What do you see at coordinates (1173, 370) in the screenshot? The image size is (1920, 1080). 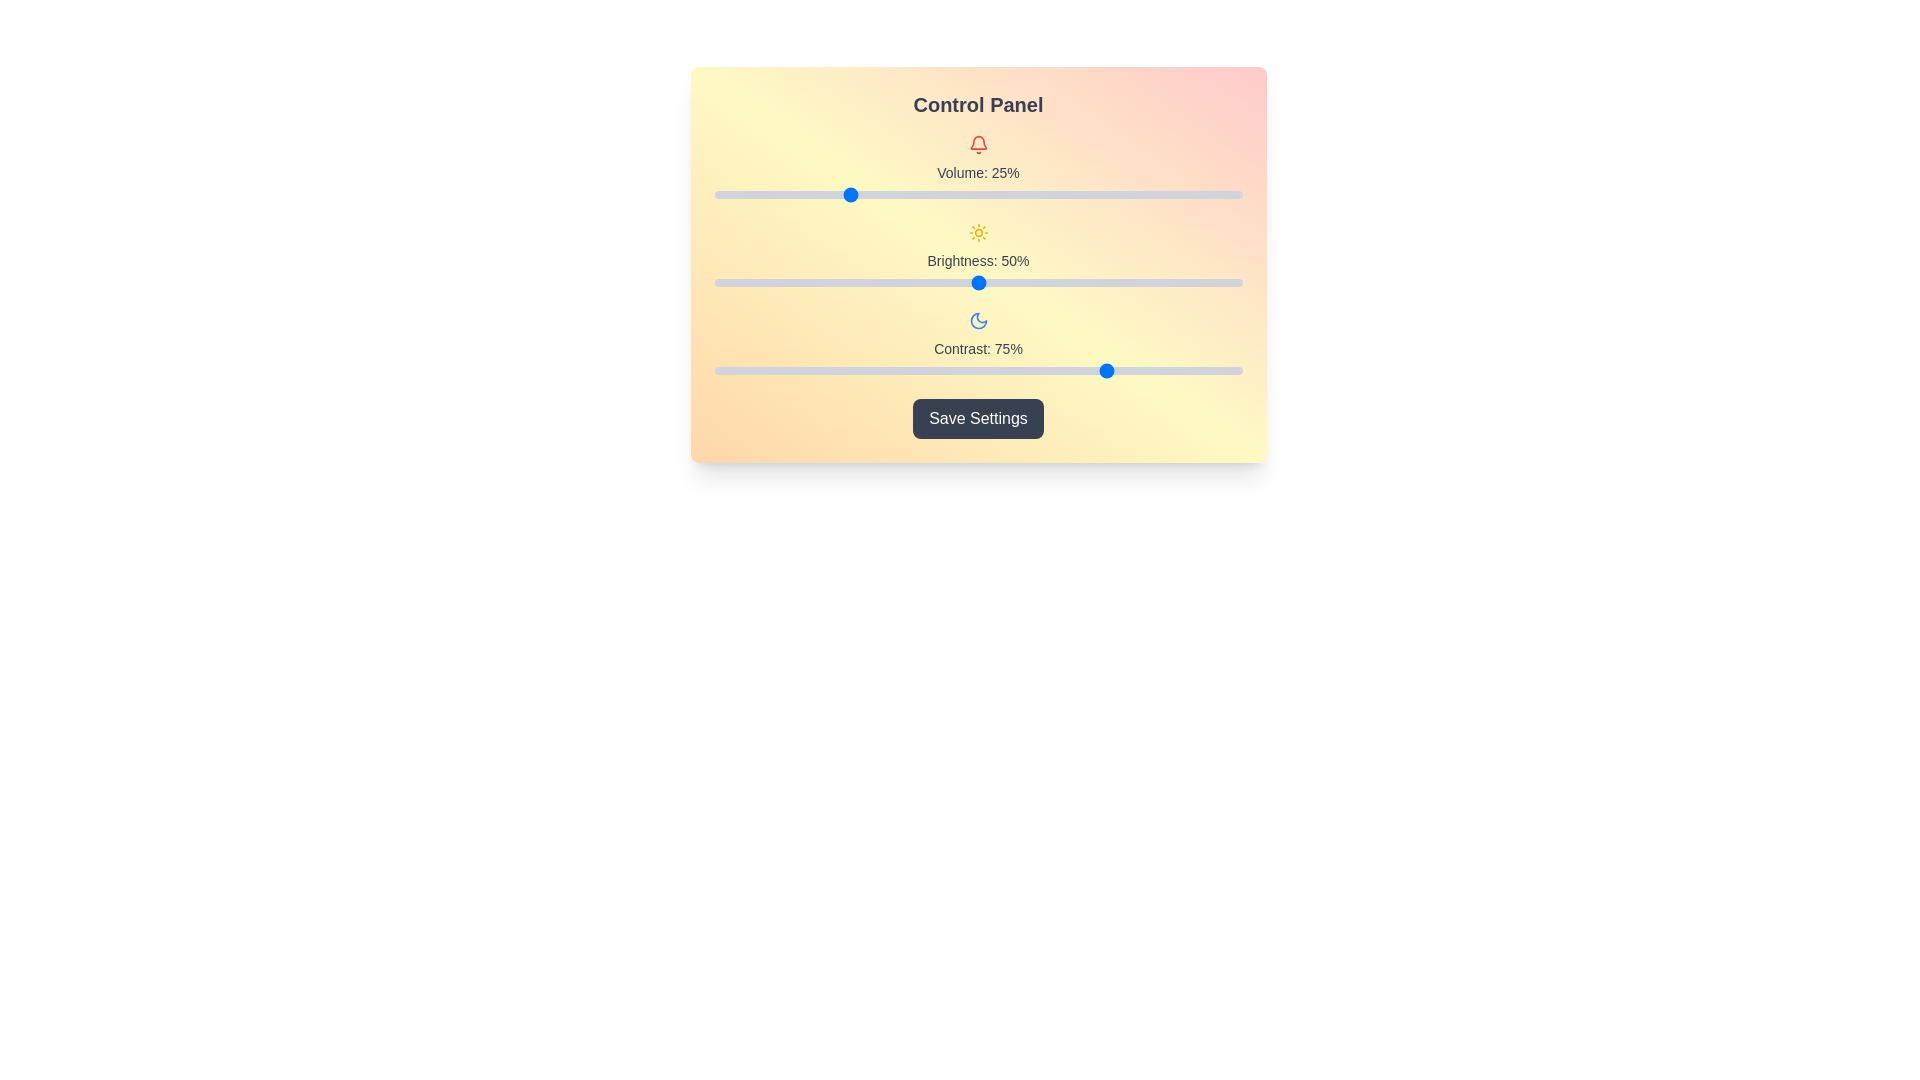 I see `contrast` at bounding box center [1173, 370].